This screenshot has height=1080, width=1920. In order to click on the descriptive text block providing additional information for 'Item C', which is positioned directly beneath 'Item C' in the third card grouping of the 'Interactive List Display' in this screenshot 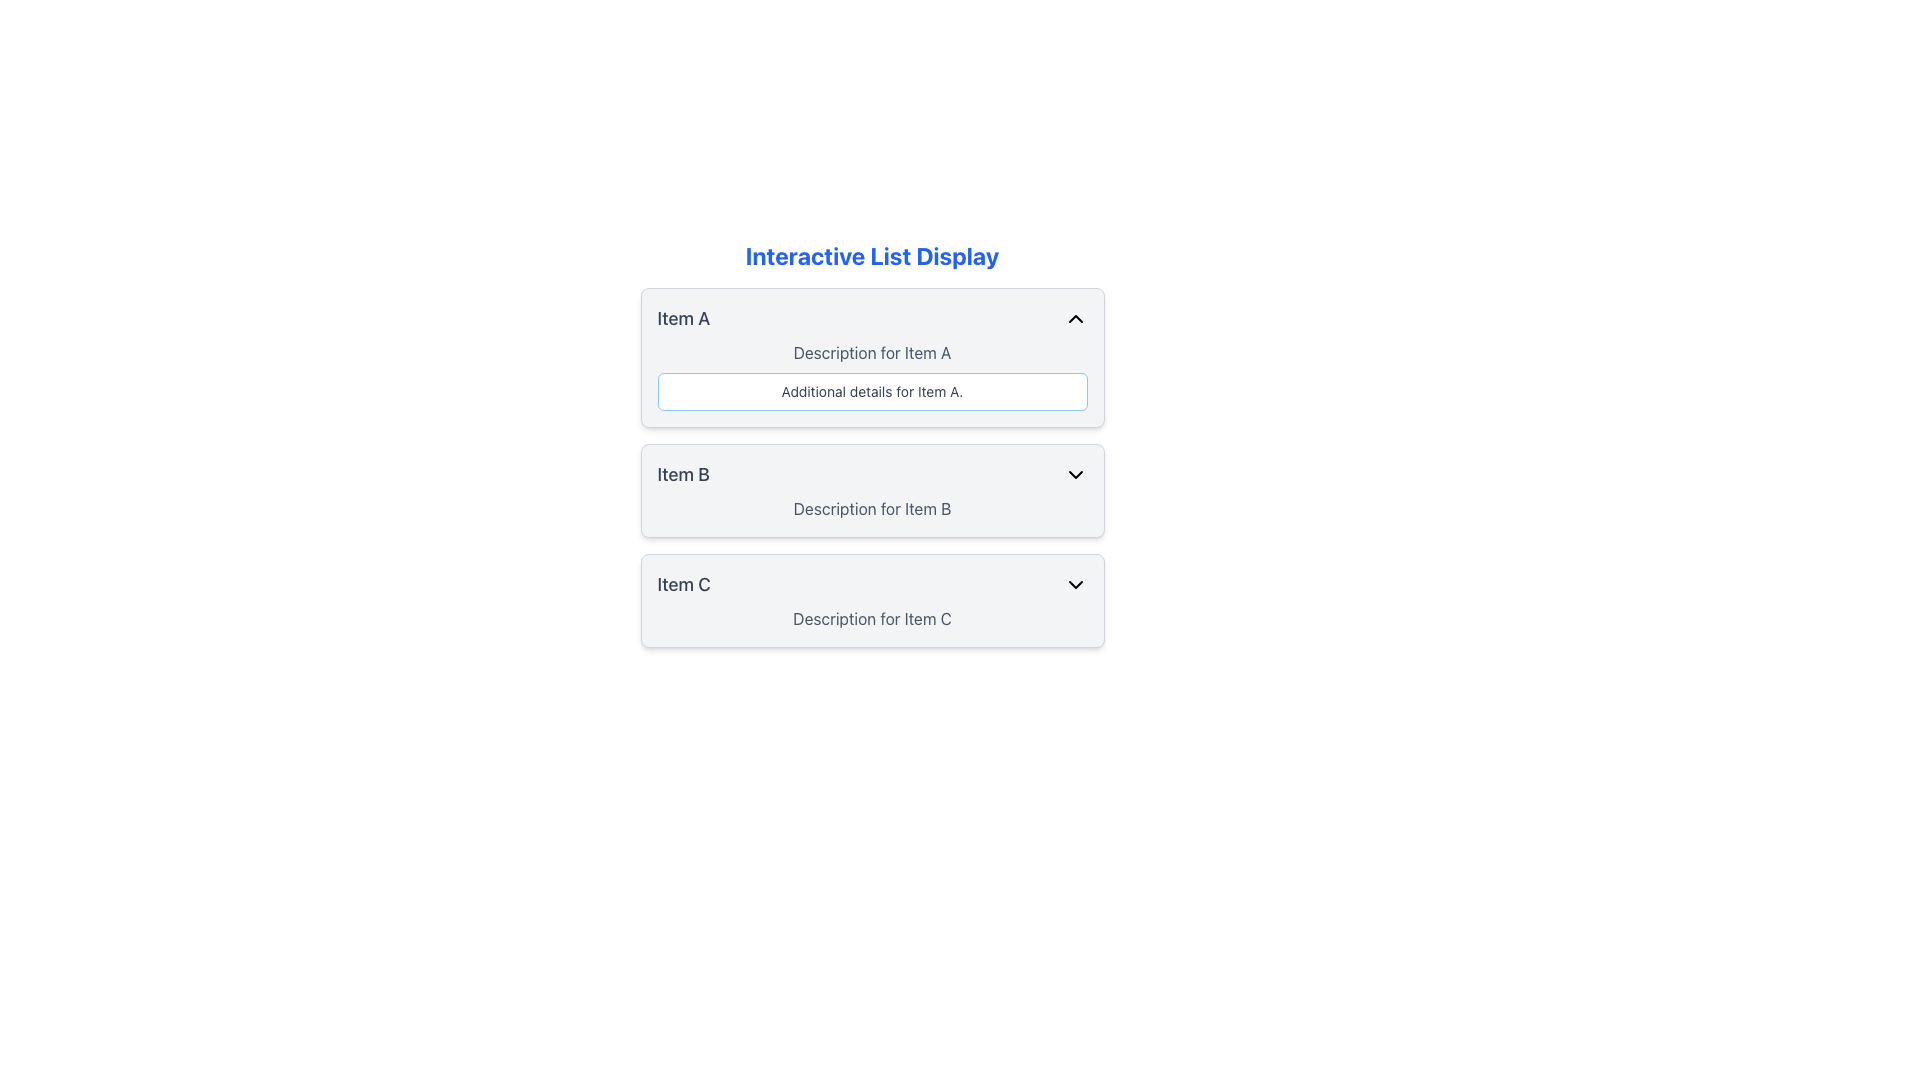, I will do `click(872, 617)`.